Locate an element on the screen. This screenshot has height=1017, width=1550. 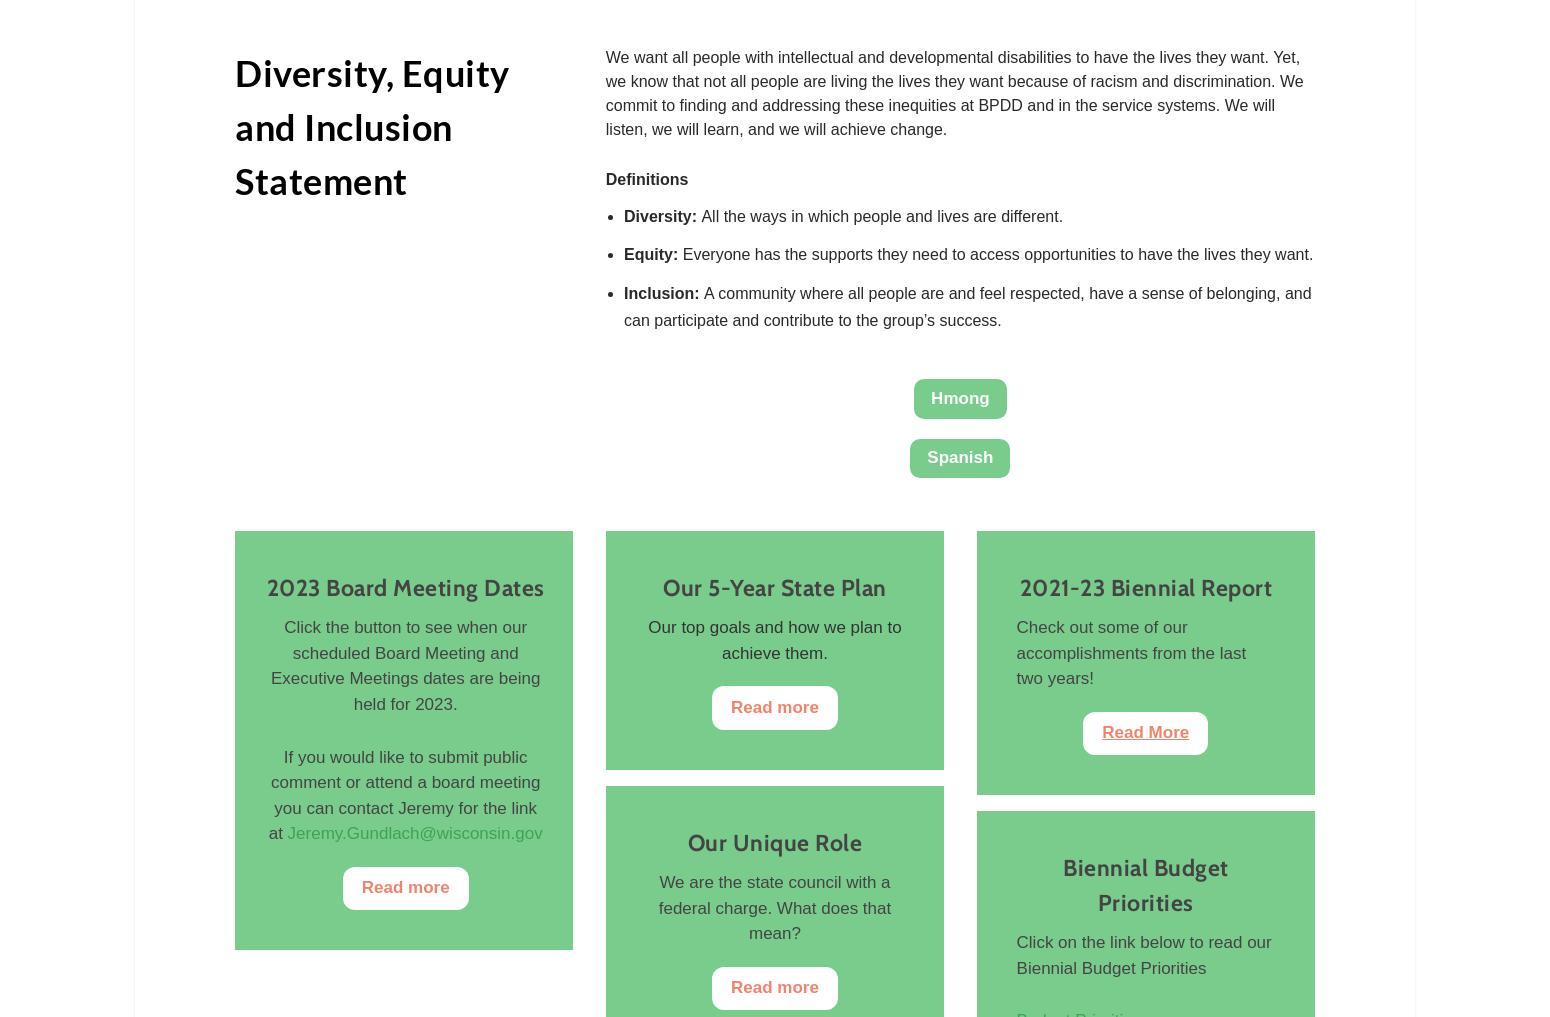
'Diversity, Equity and Inclusion Statement' is located at coordinates (371, 126).